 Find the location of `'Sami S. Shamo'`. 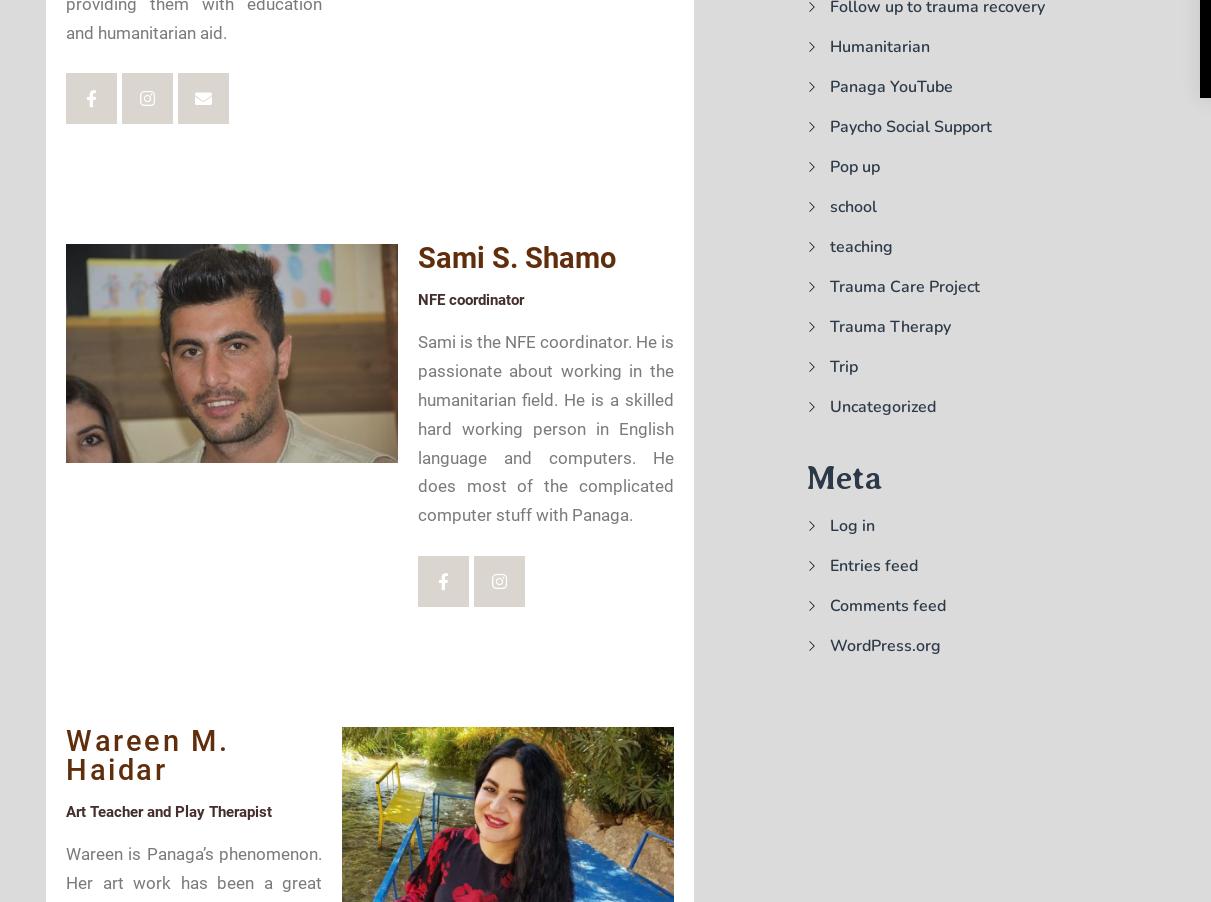

'Sami S. Shamo' is located at coordinates (516, 257).